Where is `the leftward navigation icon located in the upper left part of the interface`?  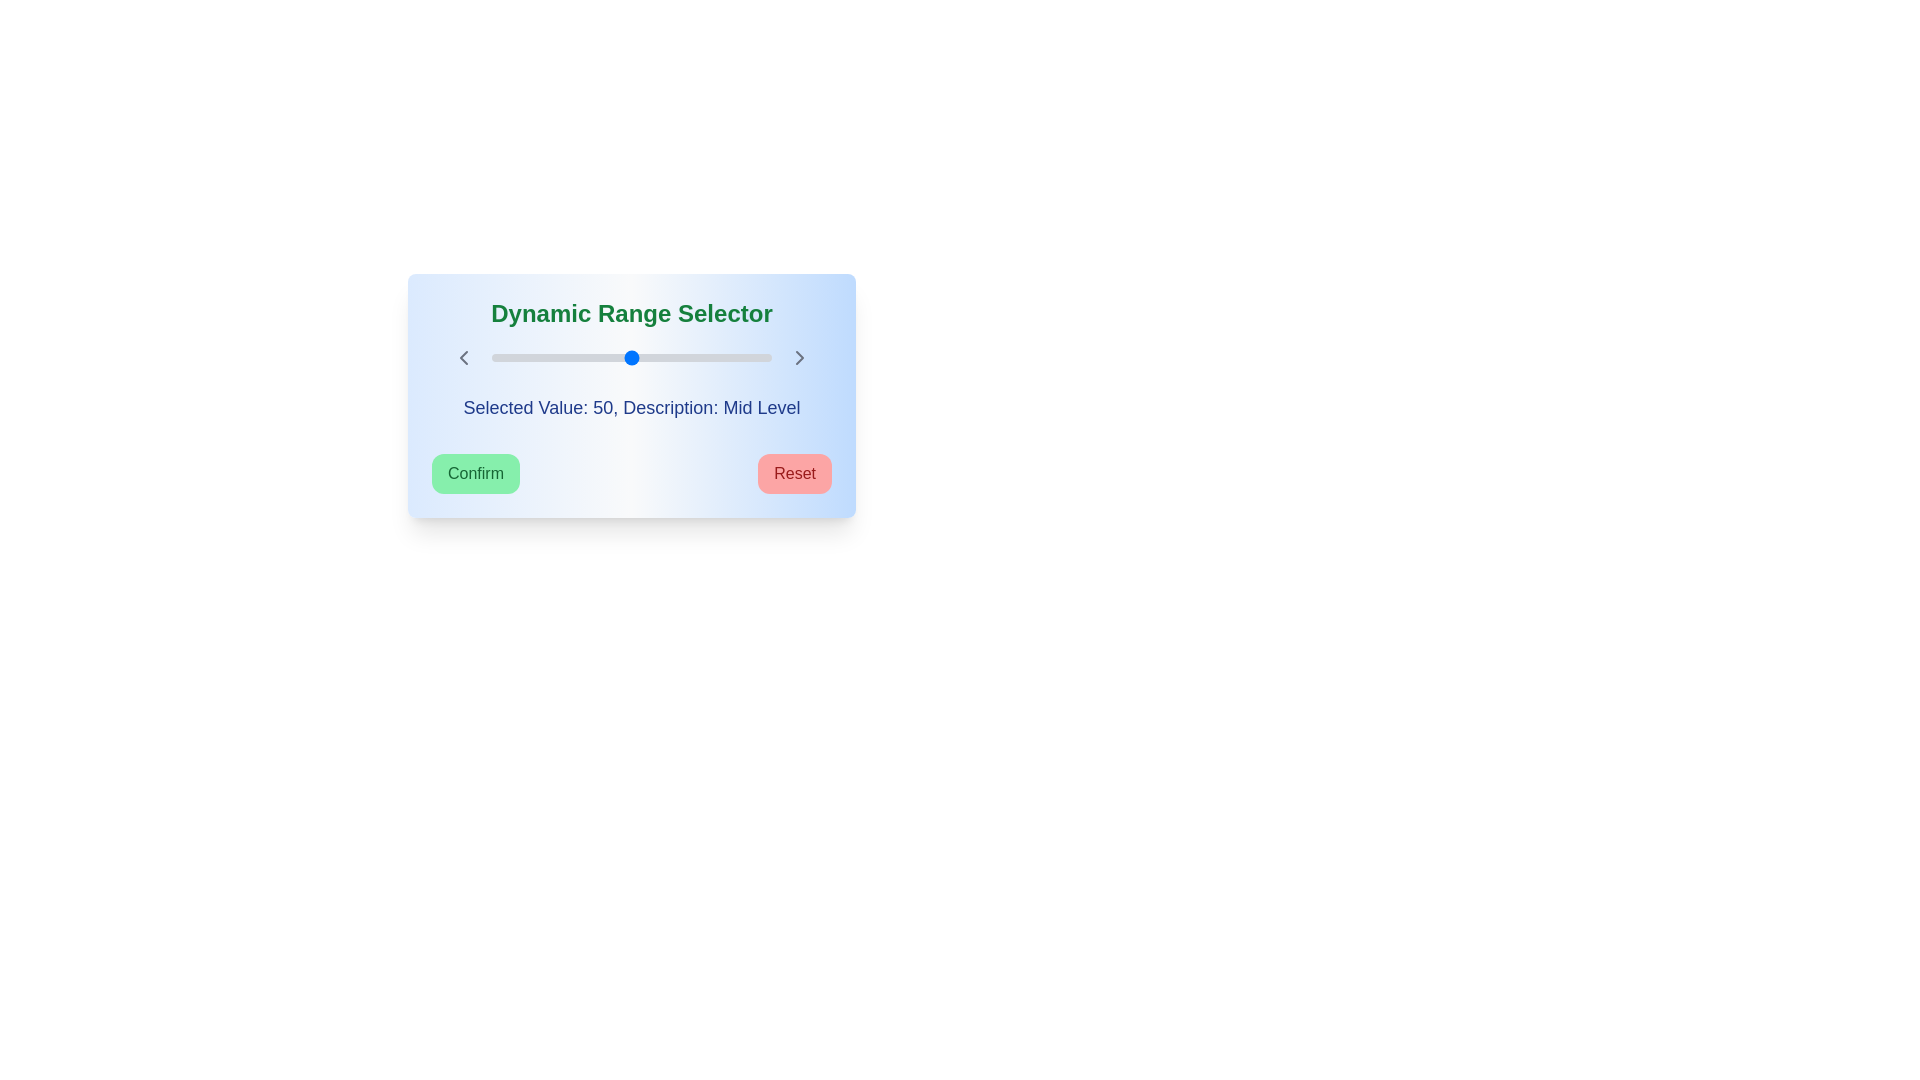 the leftward navigation icon located in the upper left part of the interface is located at coordinates (463, 357).